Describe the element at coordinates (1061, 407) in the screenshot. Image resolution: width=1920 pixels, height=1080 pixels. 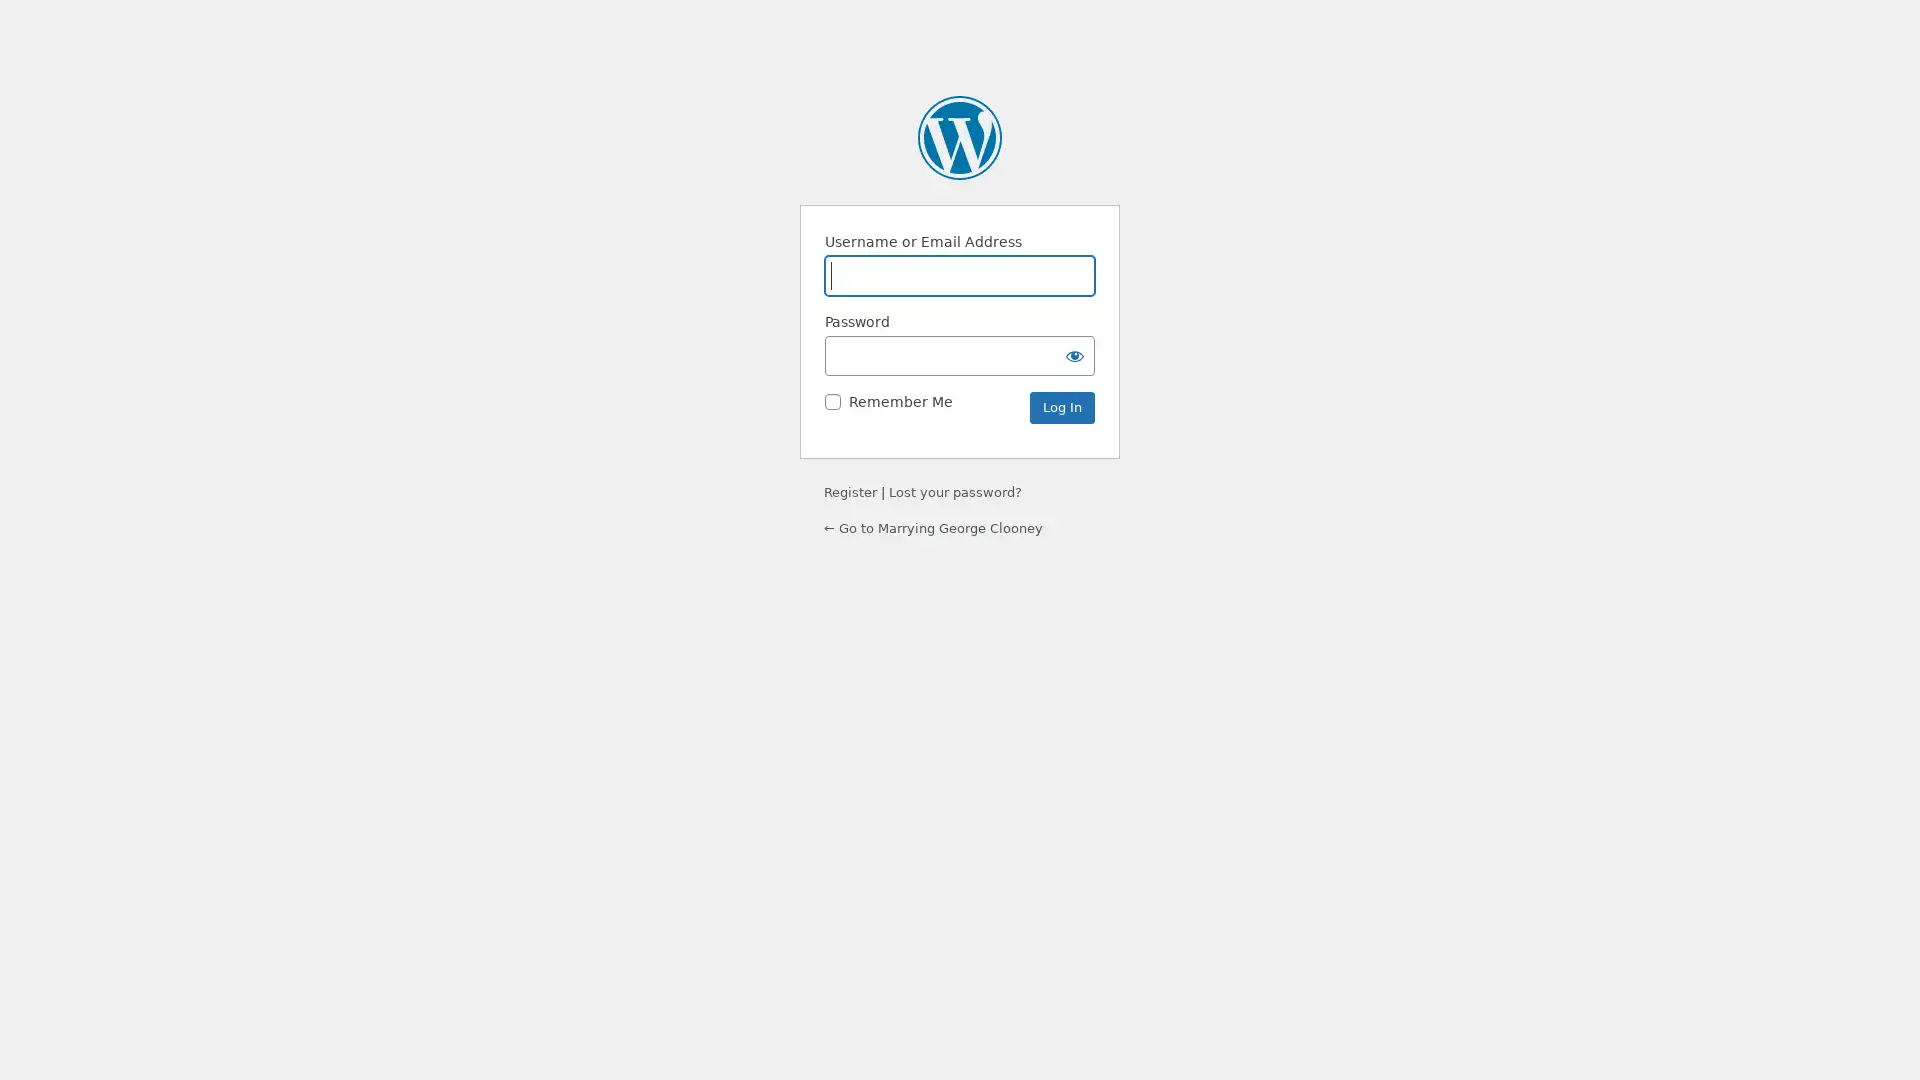
I see `Log In` at that location.